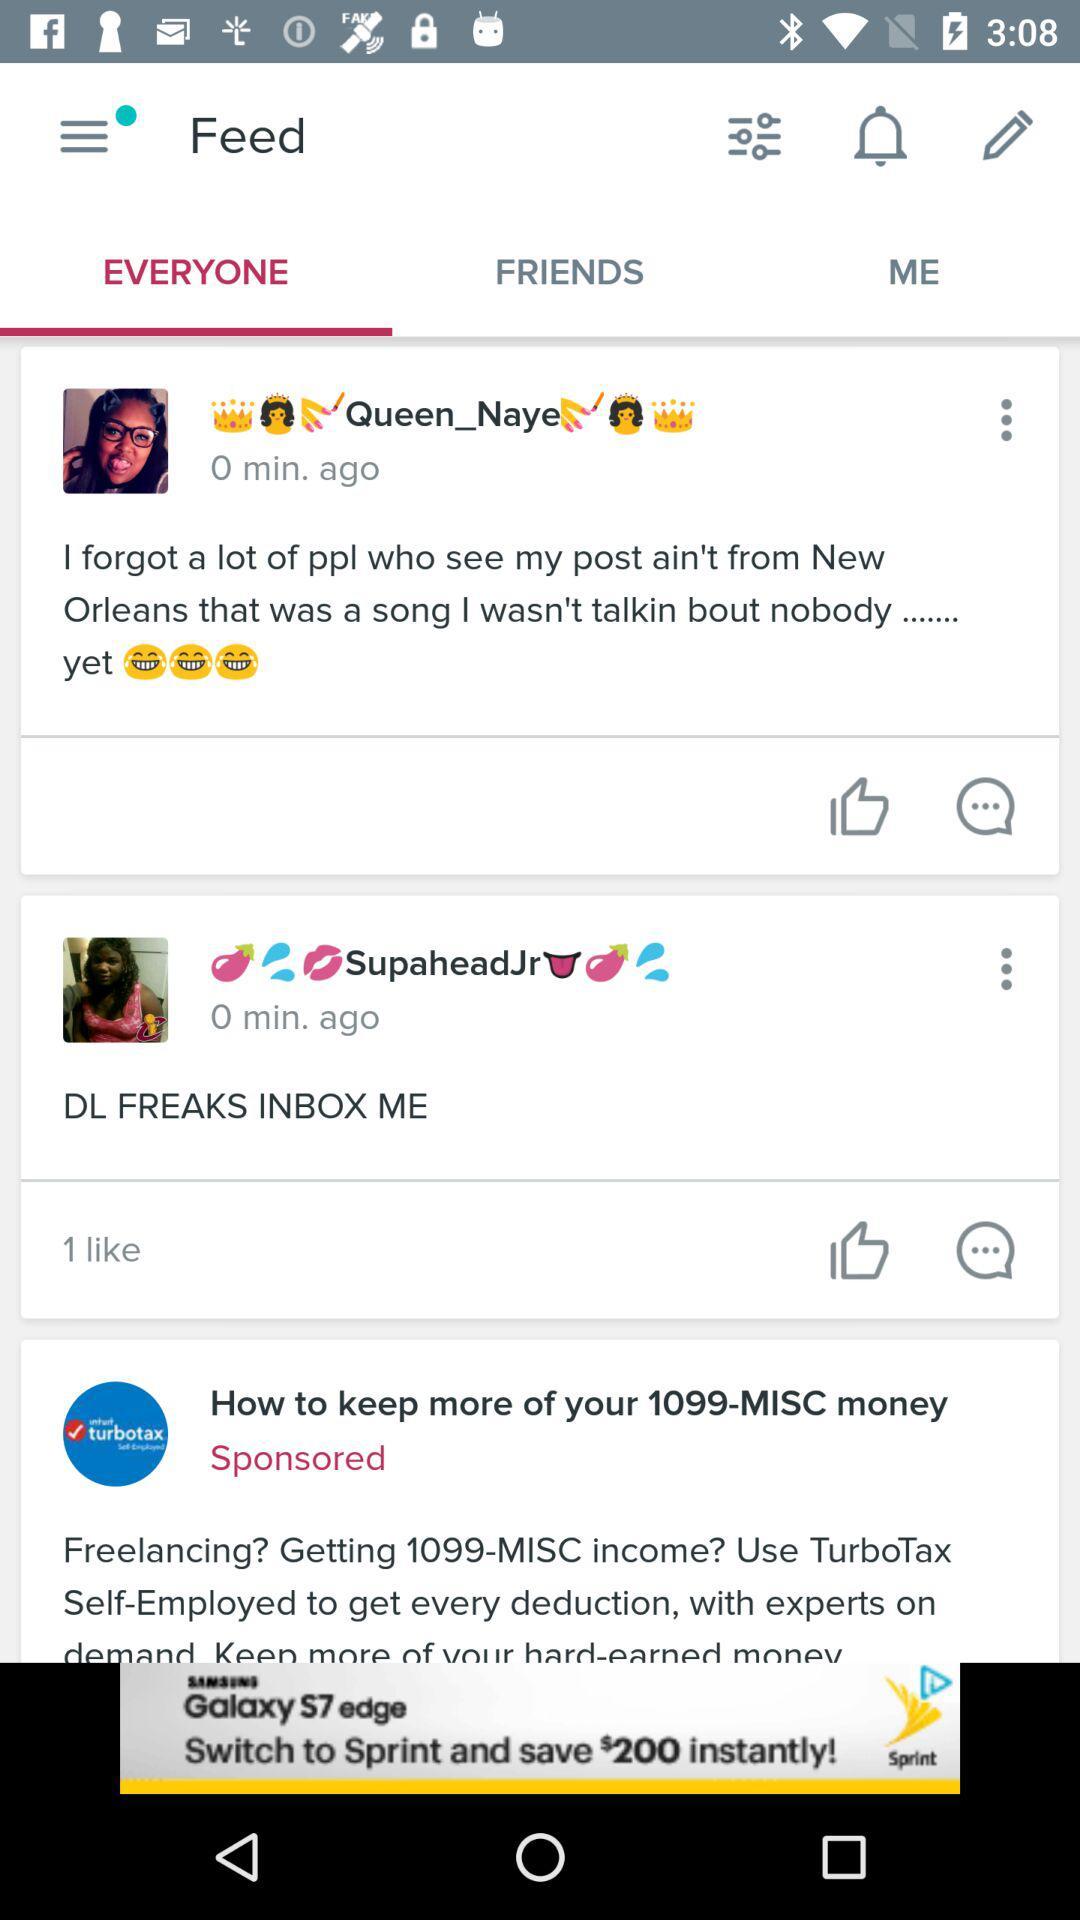 The width and height of the screenshot is (1080, 1920). Describe the element at coordinates (1006, 419) in the screenshot. I see `icon` at that location.